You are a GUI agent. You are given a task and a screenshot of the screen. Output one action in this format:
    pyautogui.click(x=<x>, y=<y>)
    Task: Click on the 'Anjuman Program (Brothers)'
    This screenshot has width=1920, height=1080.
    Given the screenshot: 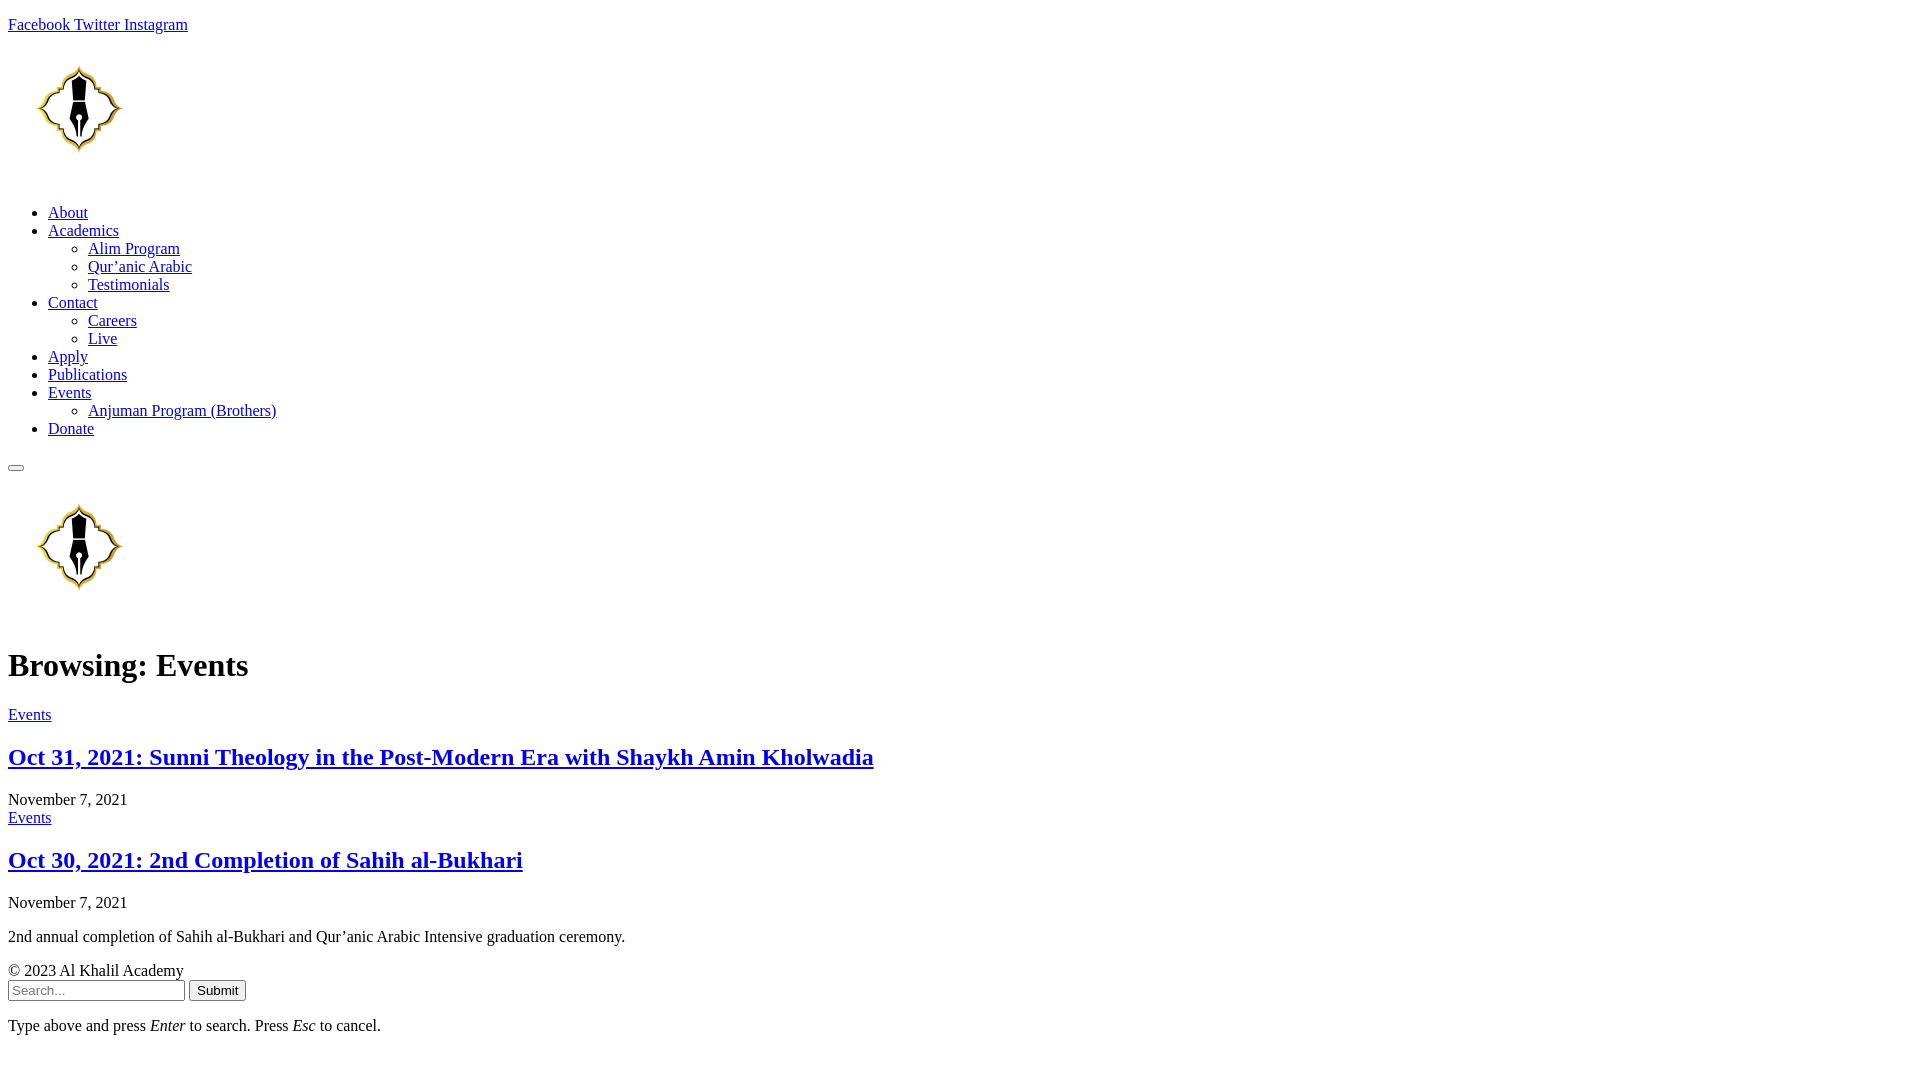 What is the action you would take?
    pyautogui.click(x=86, y=409)
    